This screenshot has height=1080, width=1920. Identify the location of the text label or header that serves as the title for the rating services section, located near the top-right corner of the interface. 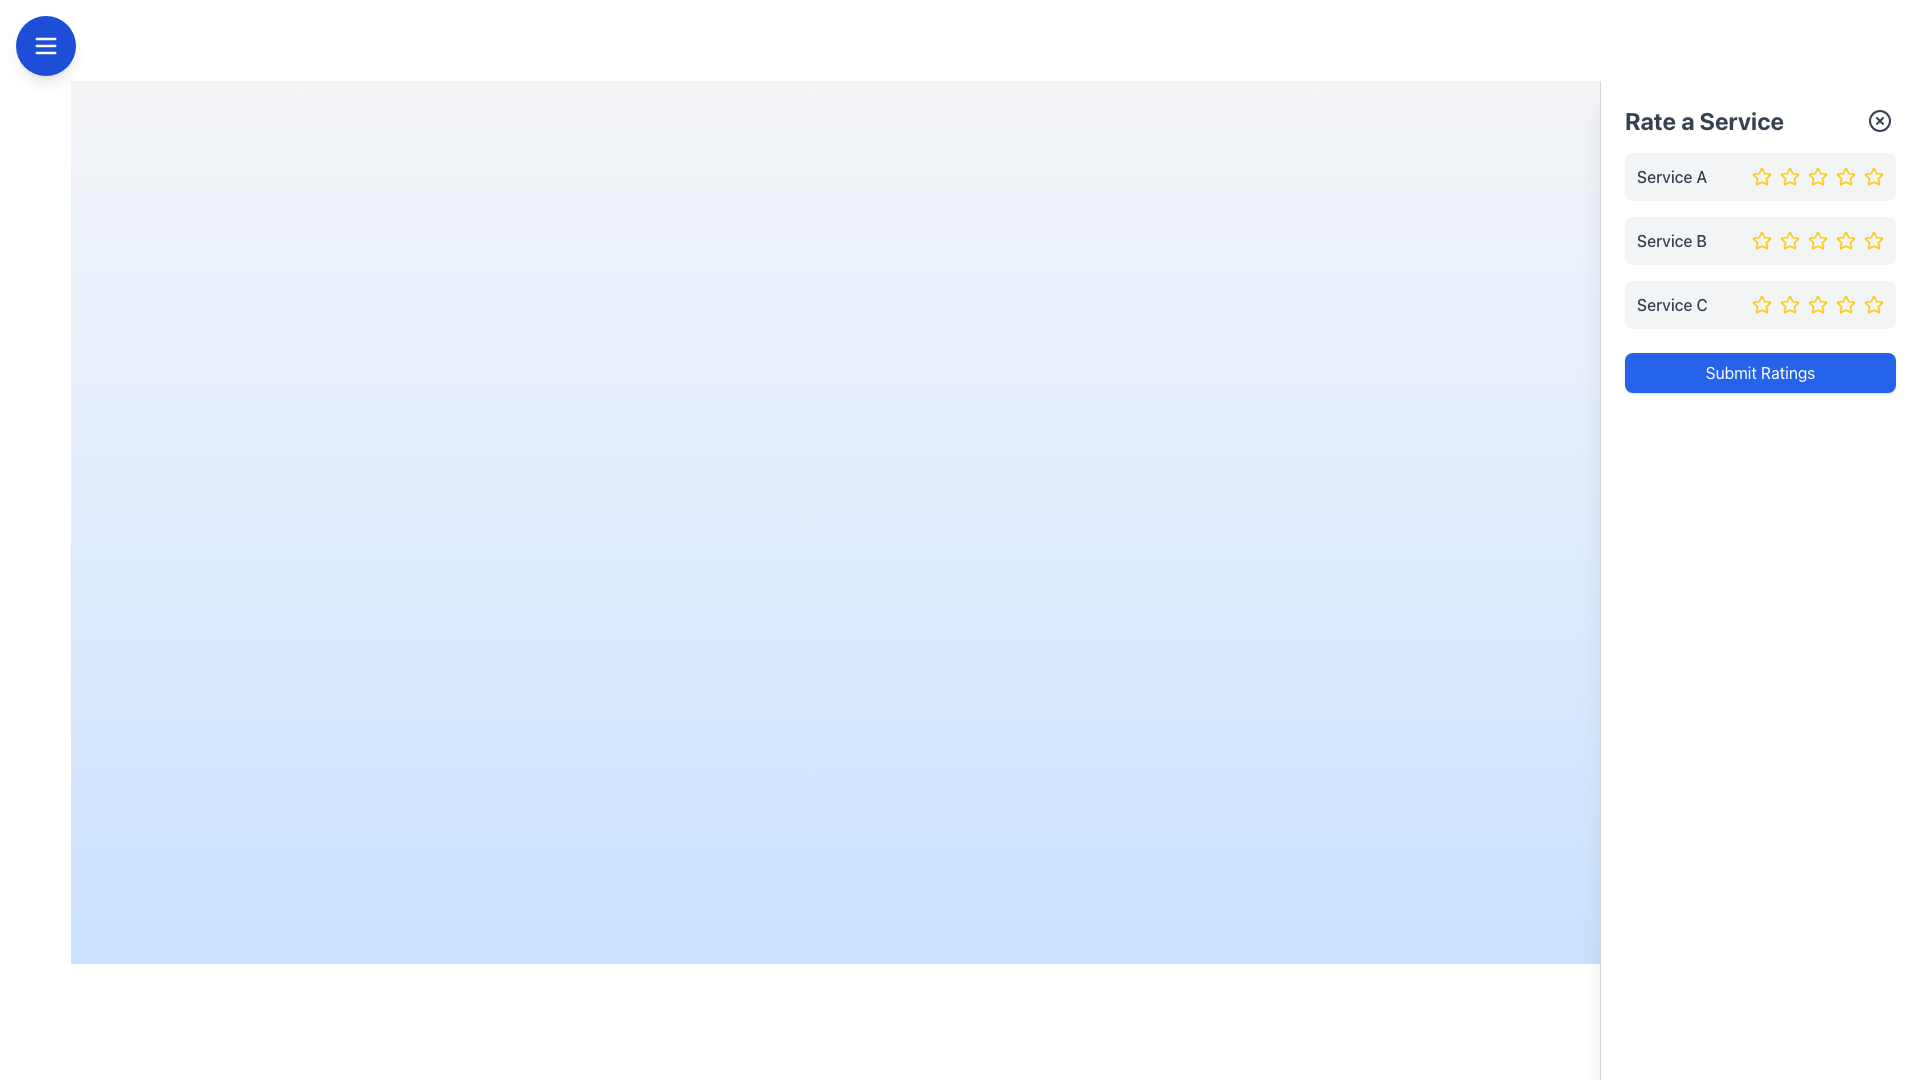
(1703, 120).